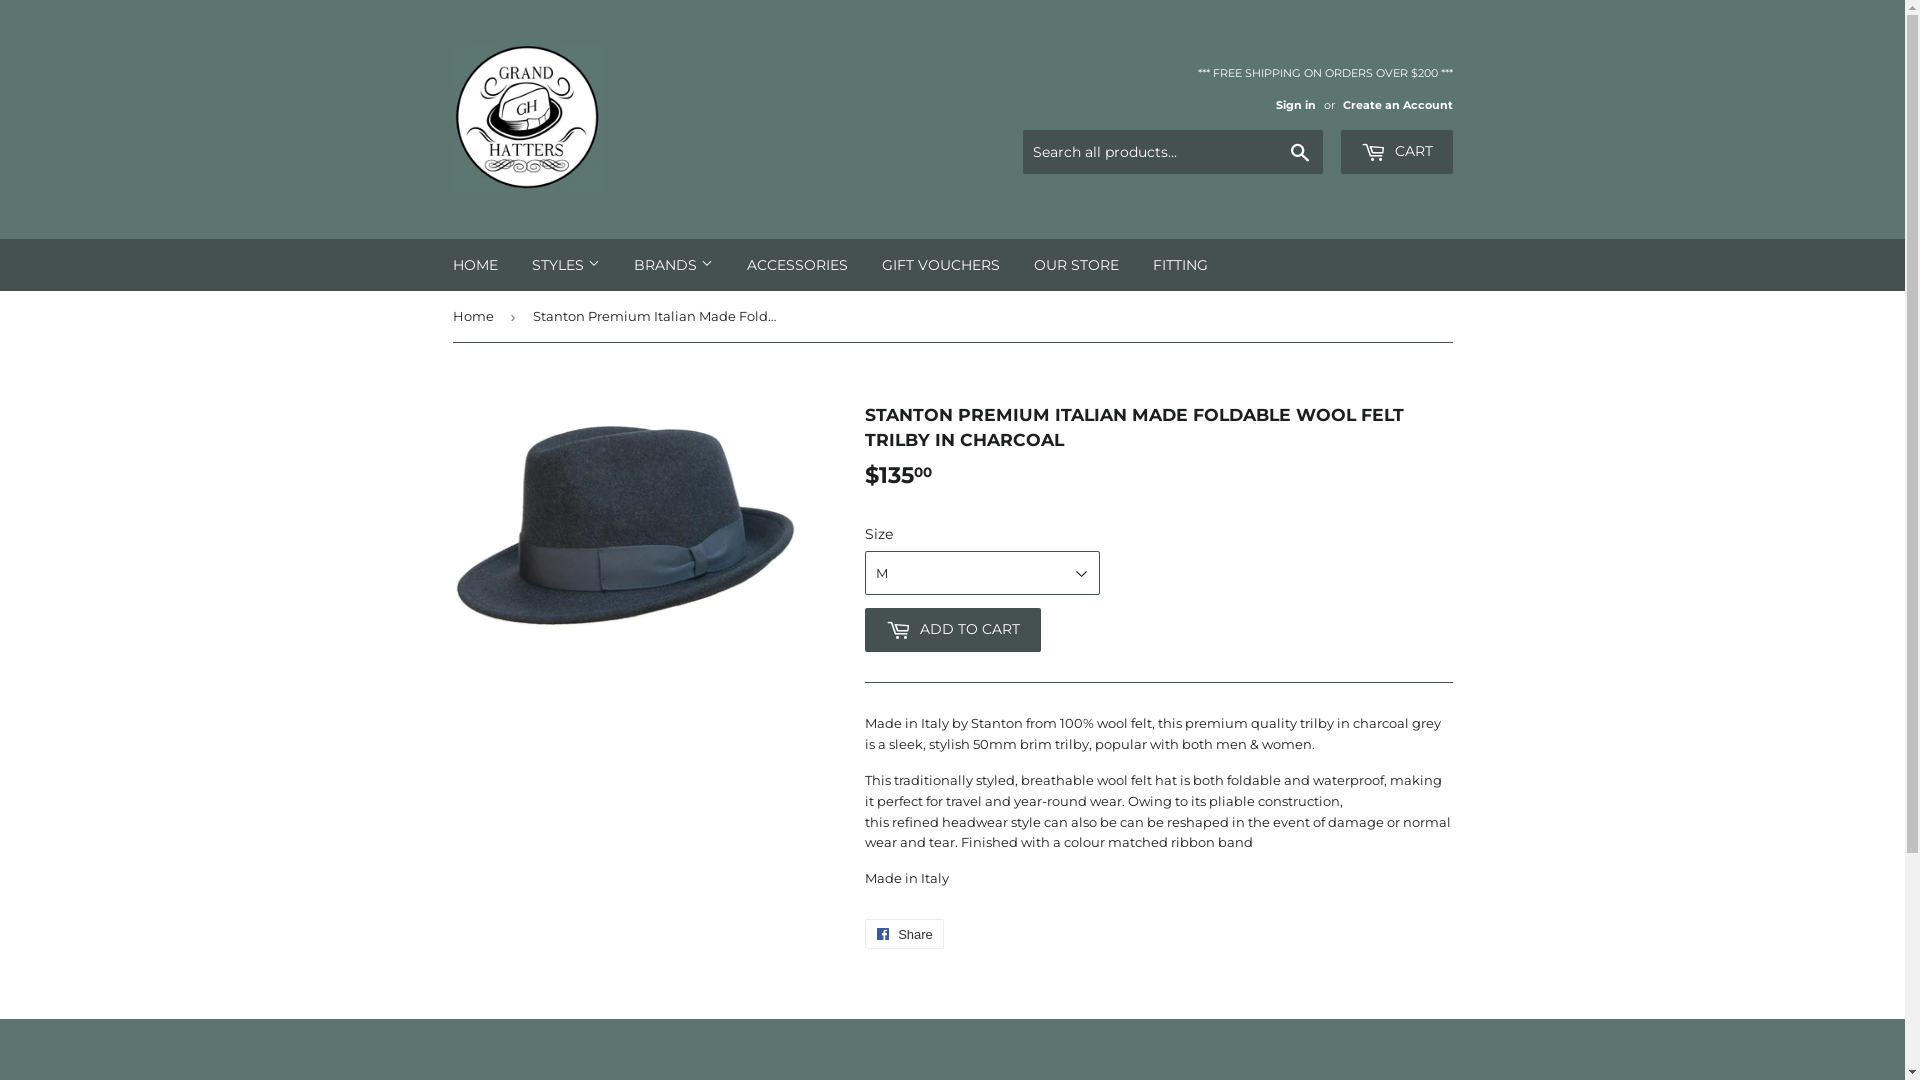 Image resolution: width=1920 pixels, height=1080 pixels. What do you see at coordinates (1074, 264) in the screenshot?
I see `'OUR STORE'` at bounding box center [1074, 264].